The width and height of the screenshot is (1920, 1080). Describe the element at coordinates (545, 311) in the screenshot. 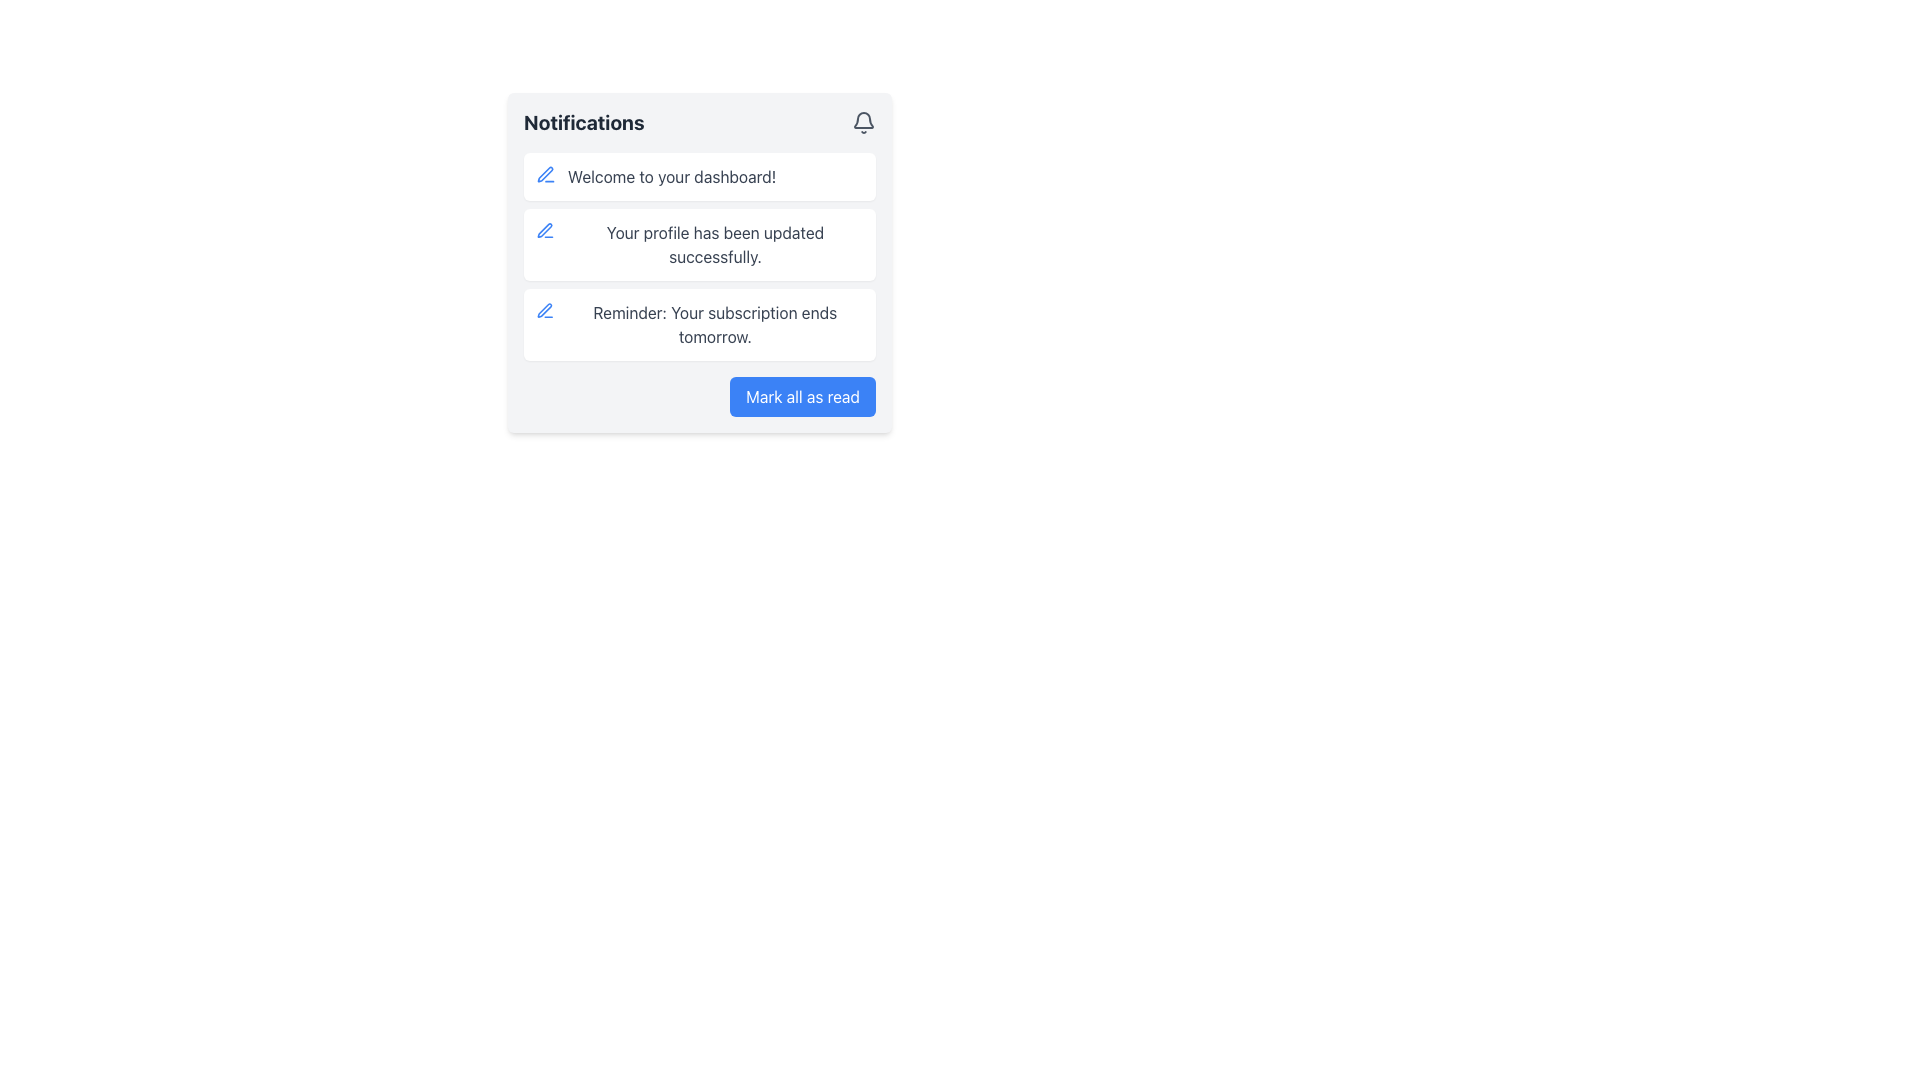

I see `the decorative icon located to the left of the notification text 'Reminder: Your subscription ends tomorrow.', which is within a rounded white background box` at that location.